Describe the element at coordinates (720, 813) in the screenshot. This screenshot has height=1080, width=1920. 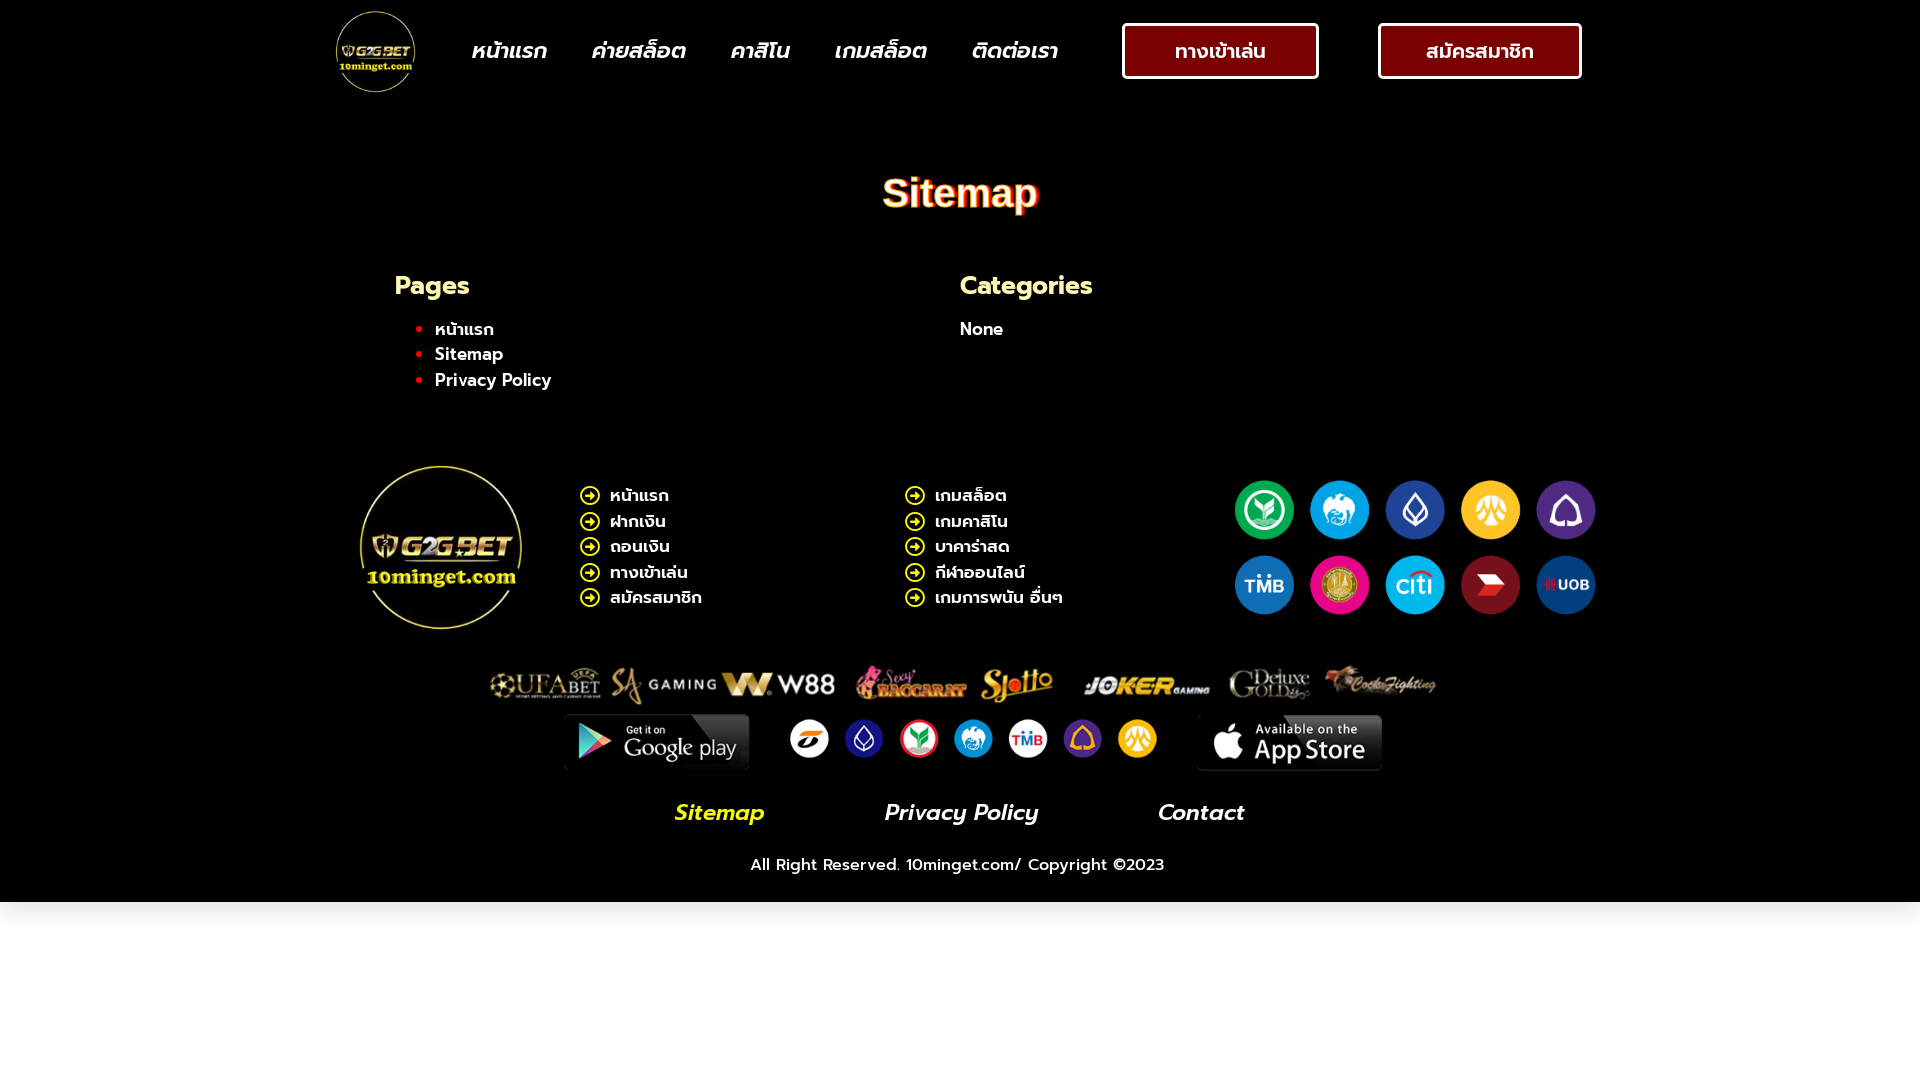
I see `'Sitemap'` at that location.